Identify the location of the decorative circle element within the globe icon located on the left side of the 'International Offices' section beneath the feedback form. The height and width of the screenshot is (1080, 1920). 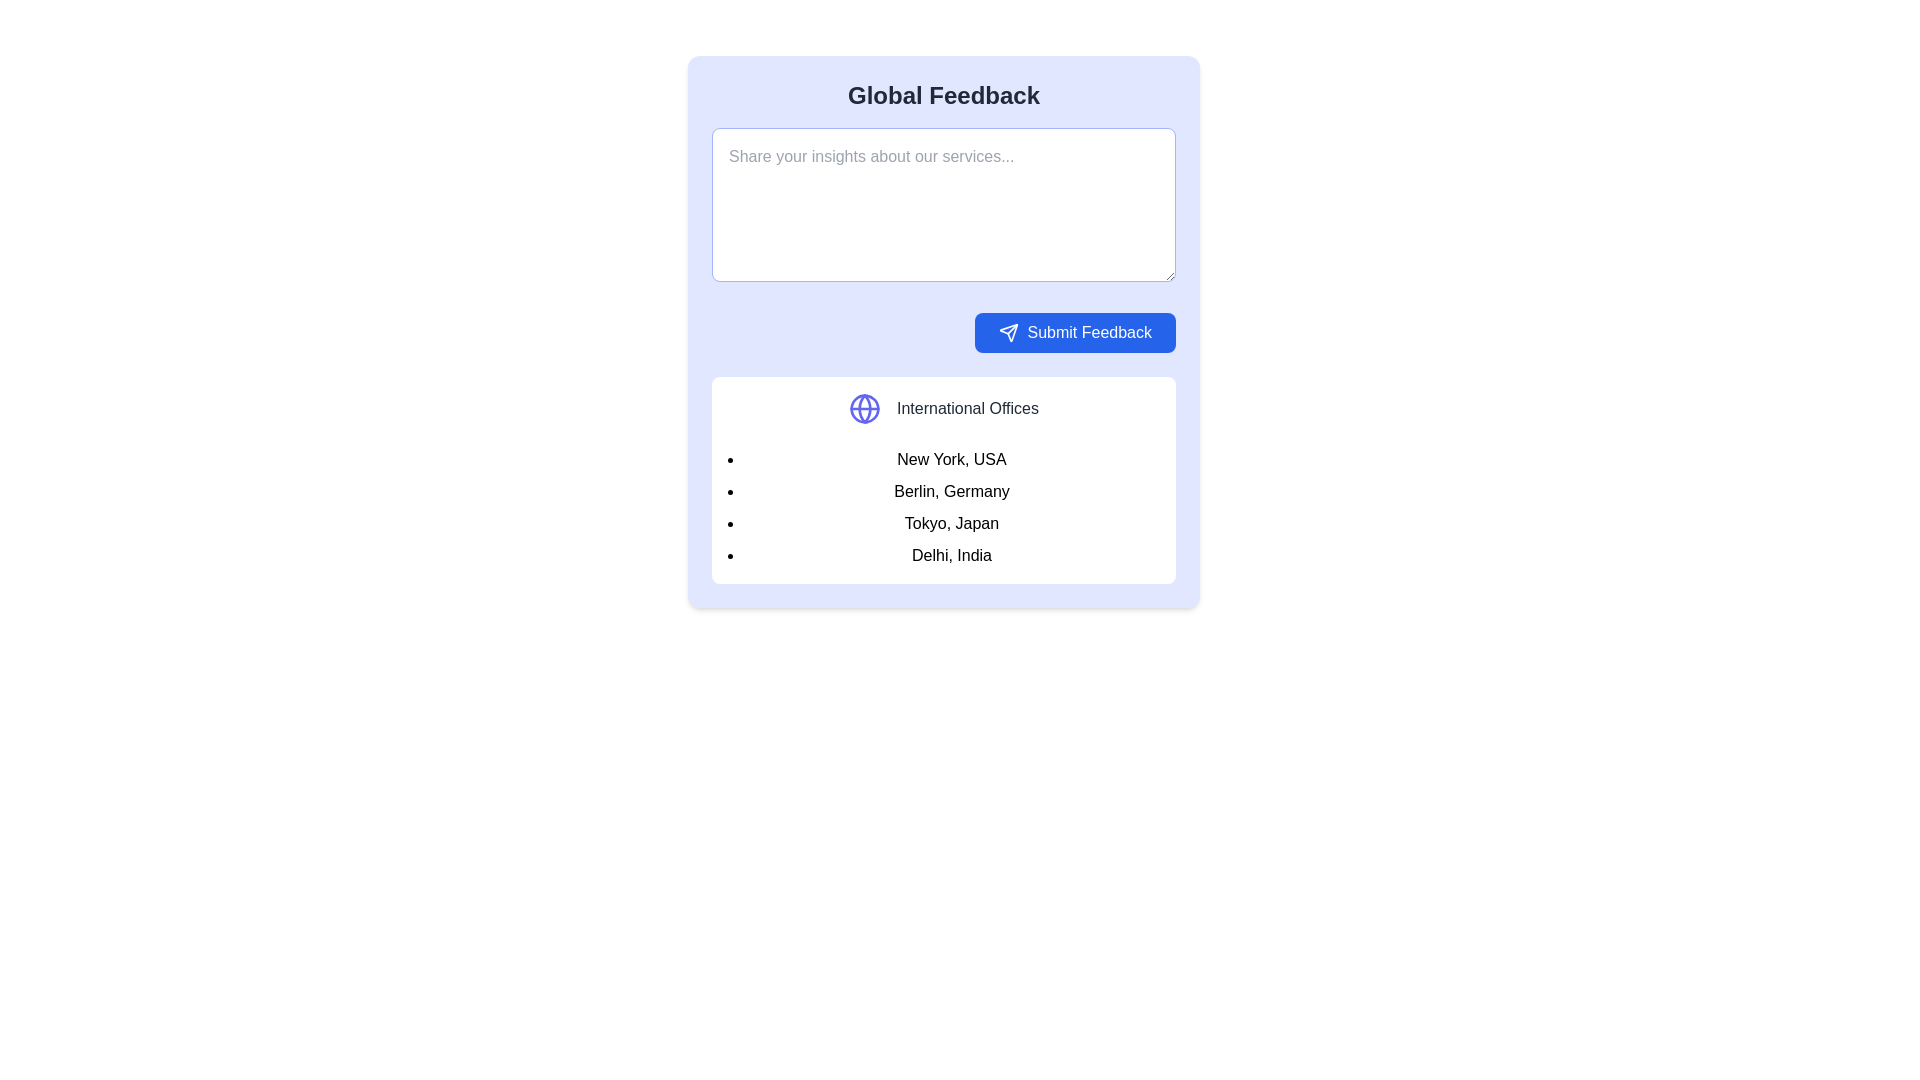
(864, 407).